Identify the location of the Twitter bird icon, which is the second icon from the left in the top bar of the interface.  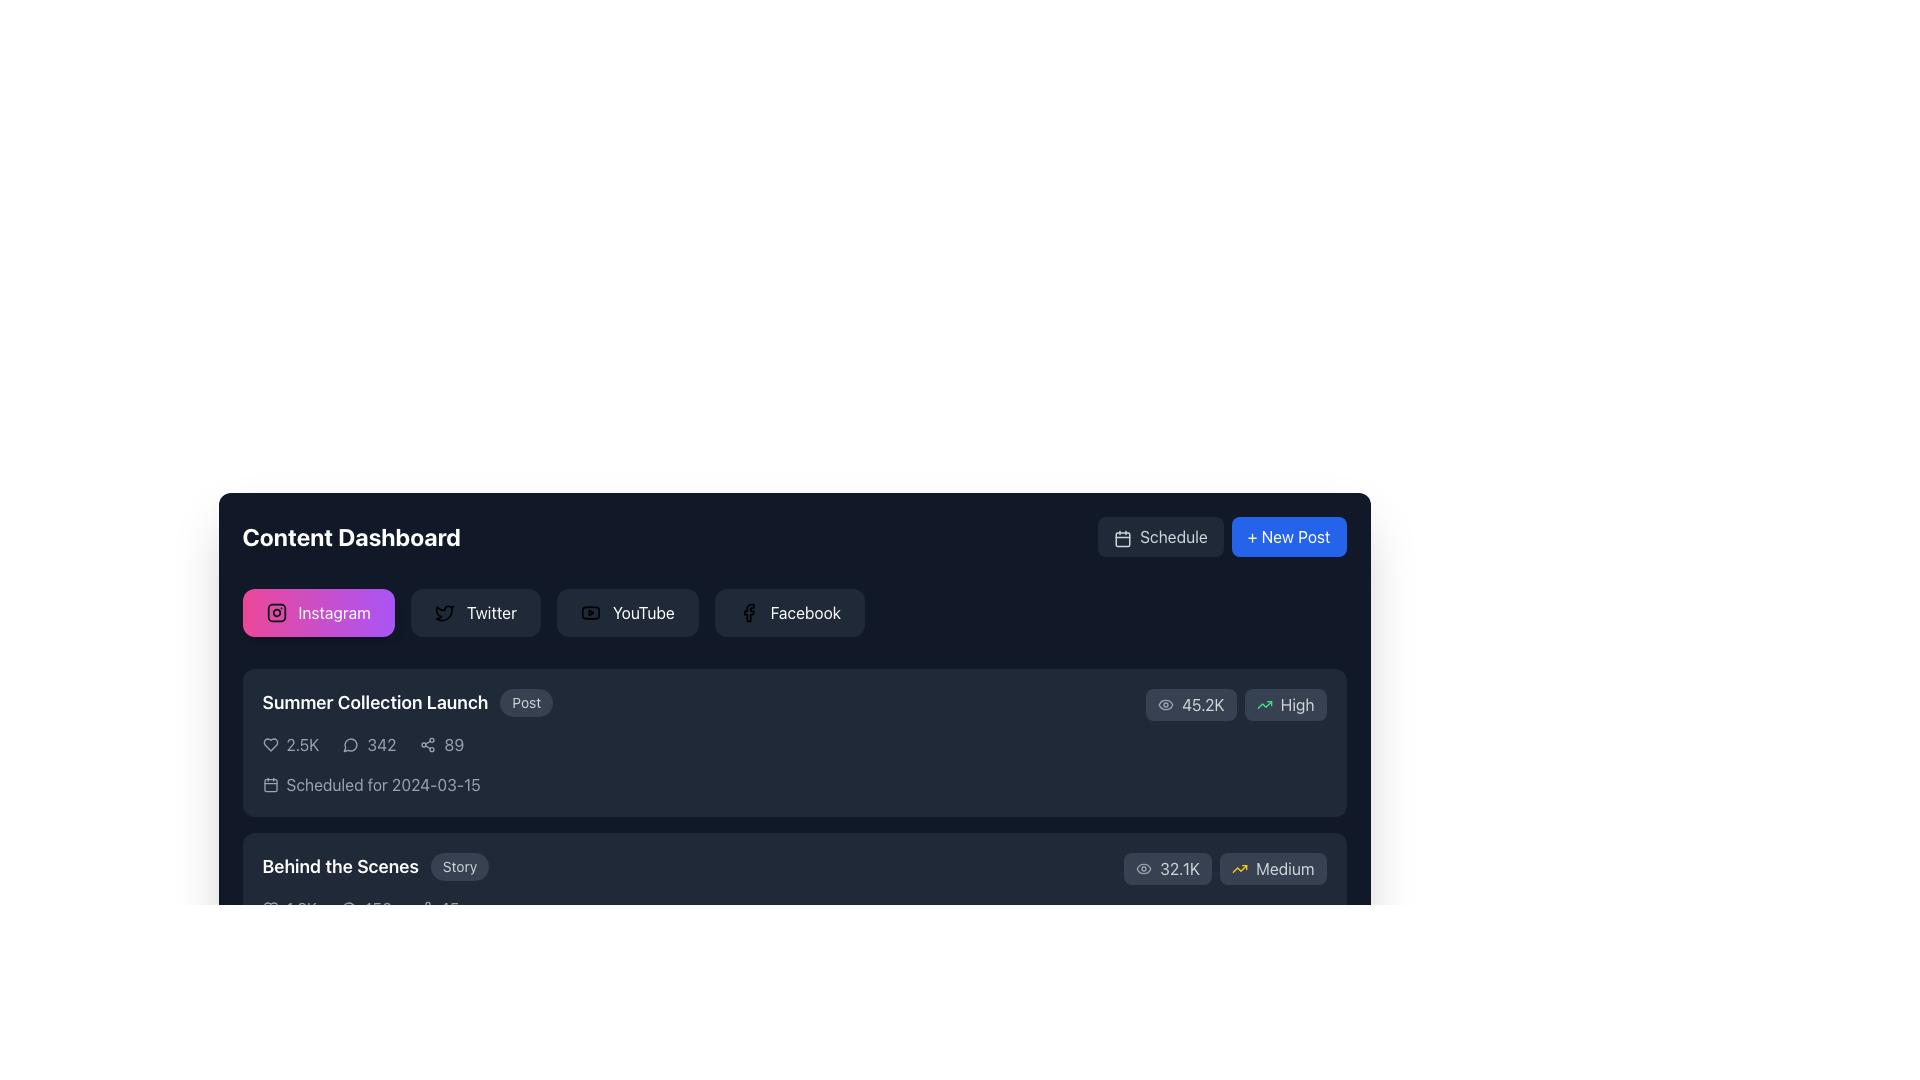
(443, 612).